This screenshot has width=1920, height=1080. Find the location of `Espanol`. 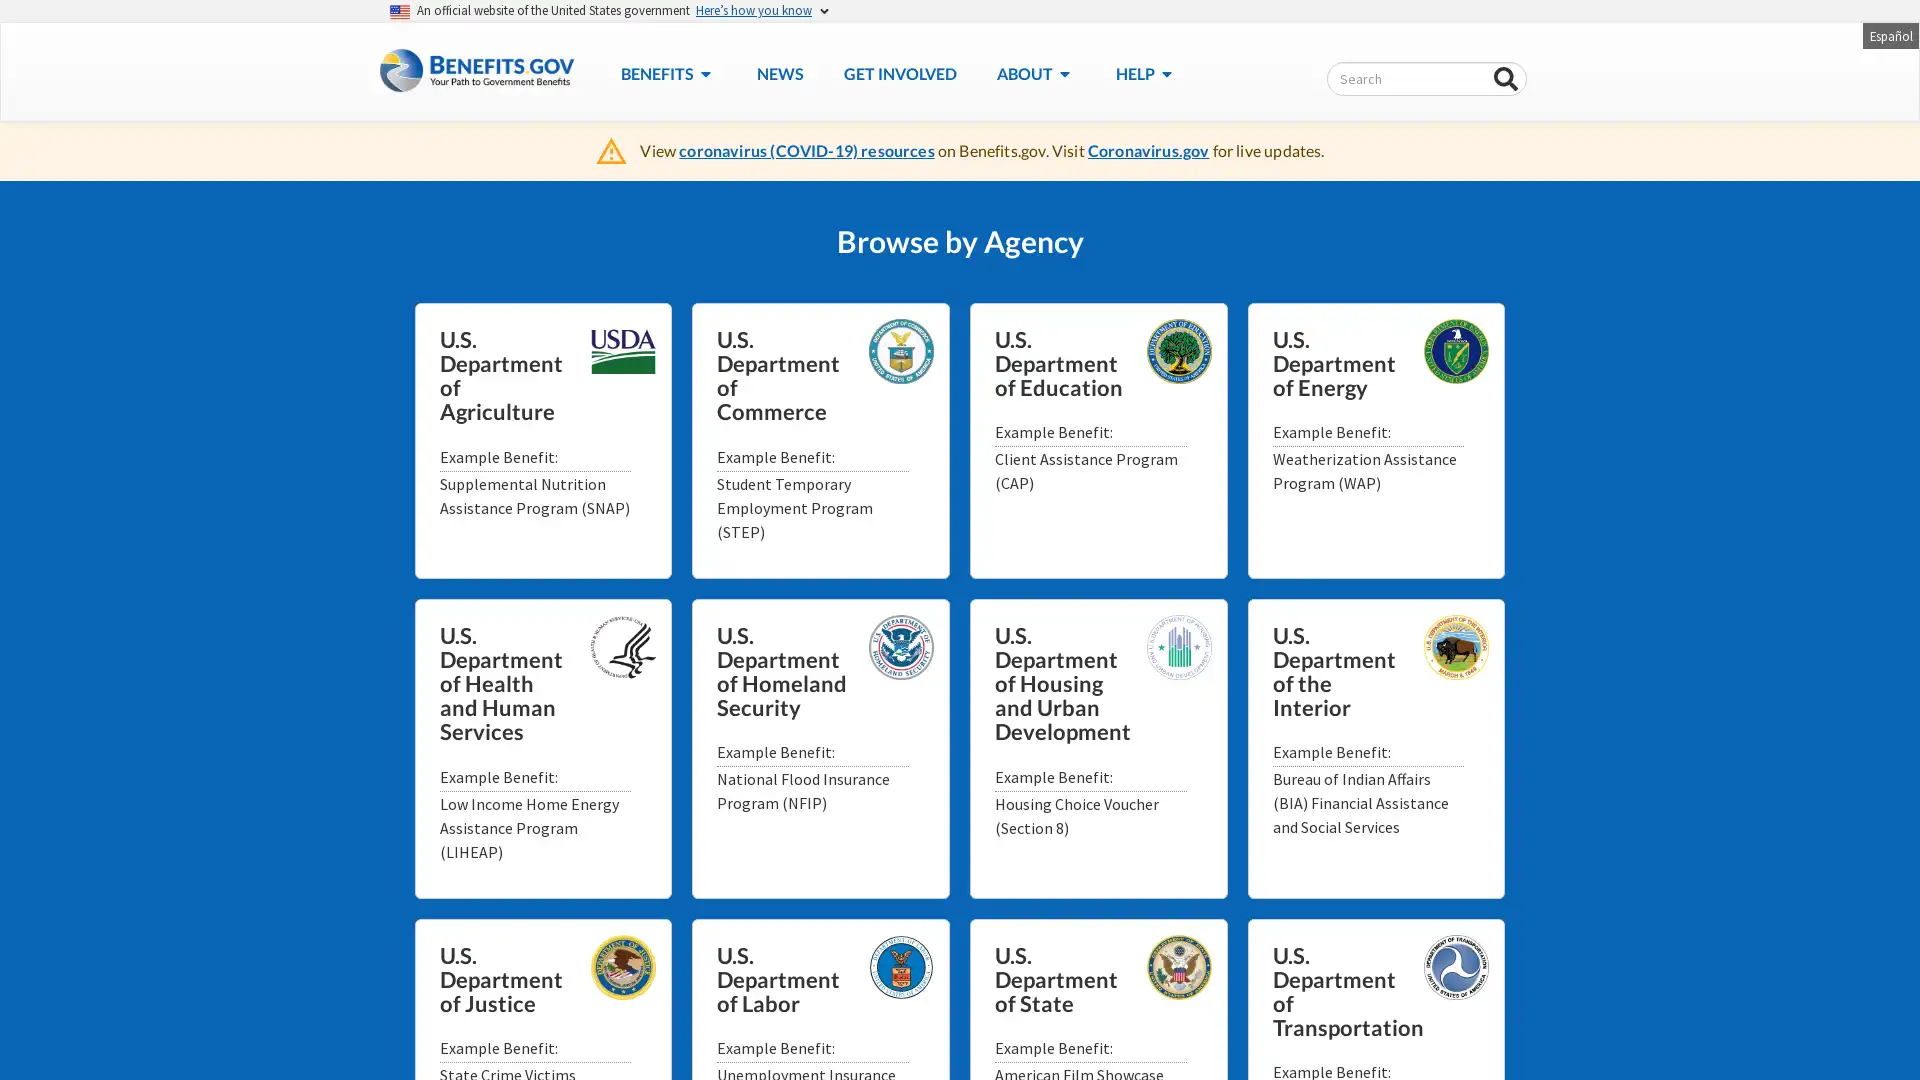

Espanol is located at coordinates (1889, 34).